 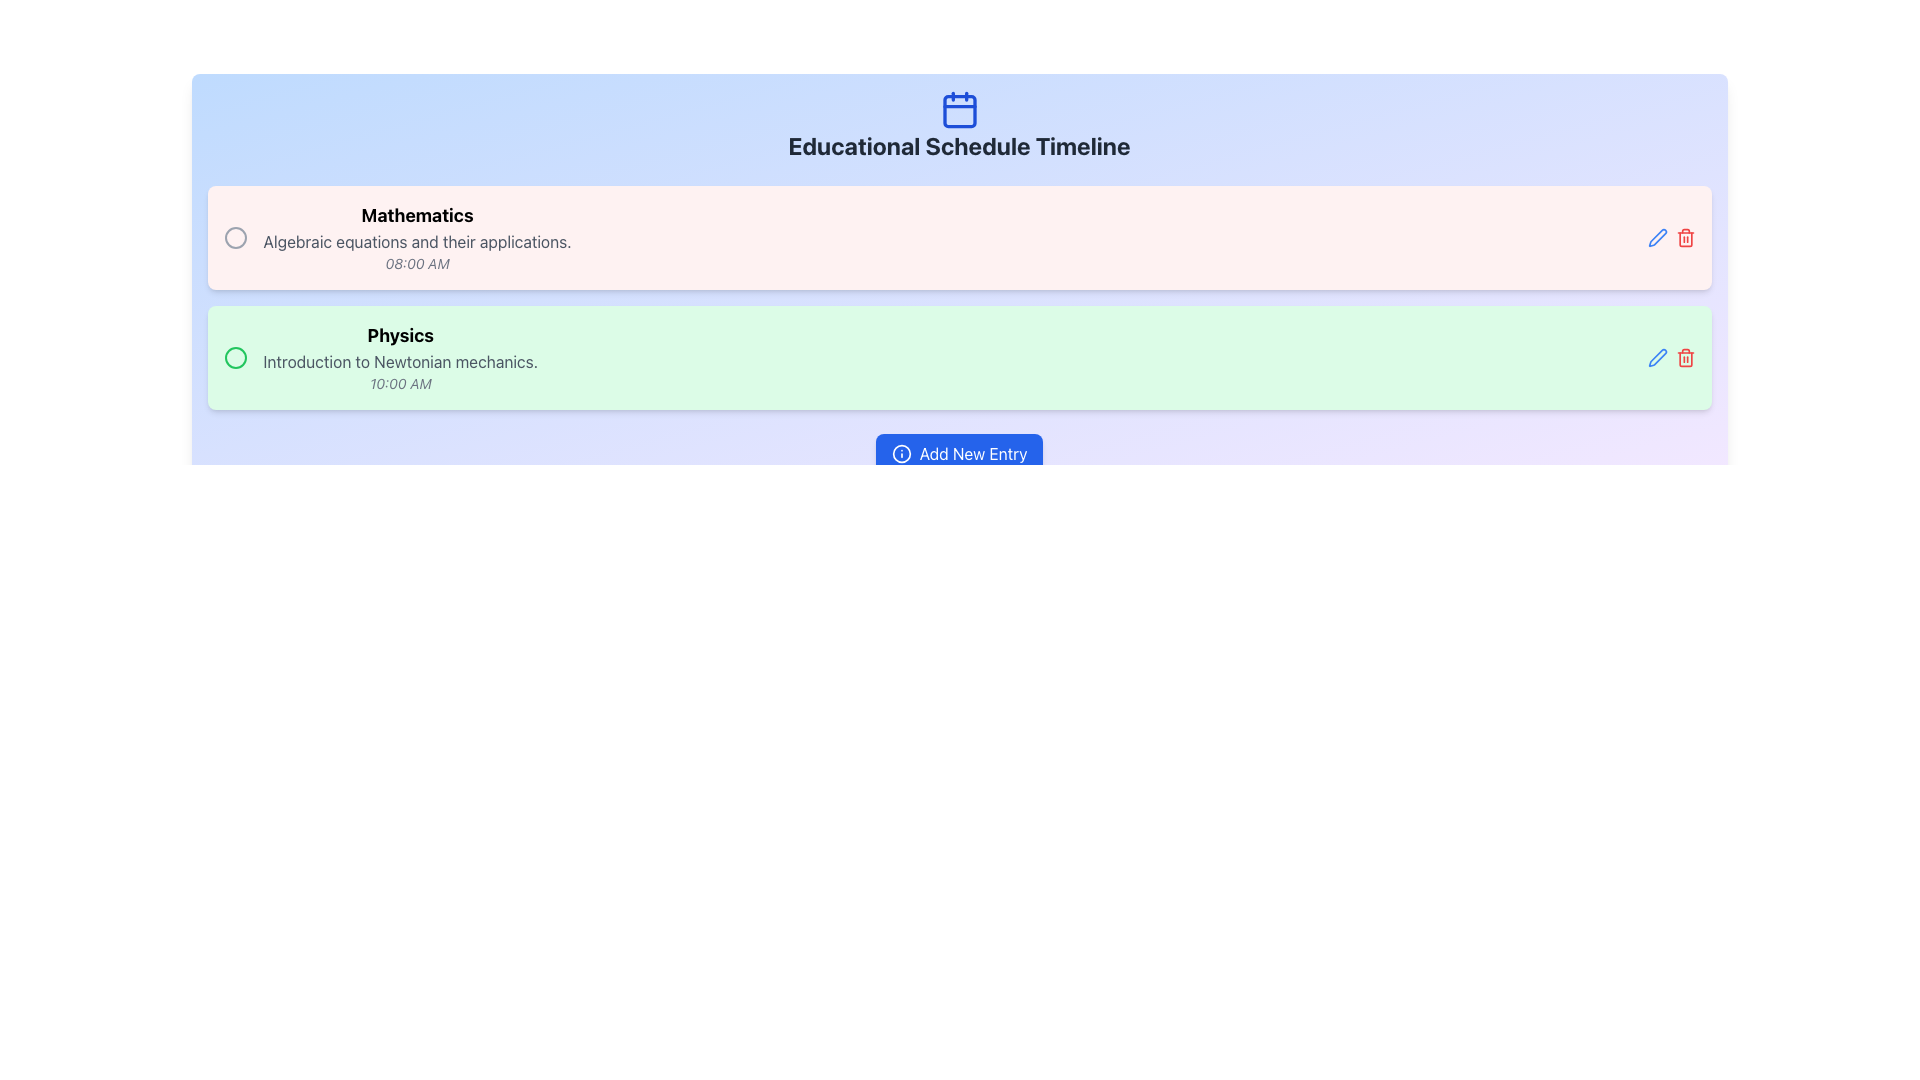 I want to click on the stylized pen icon located in the green section labeled 'Physics', so click(x=1657, y=237).